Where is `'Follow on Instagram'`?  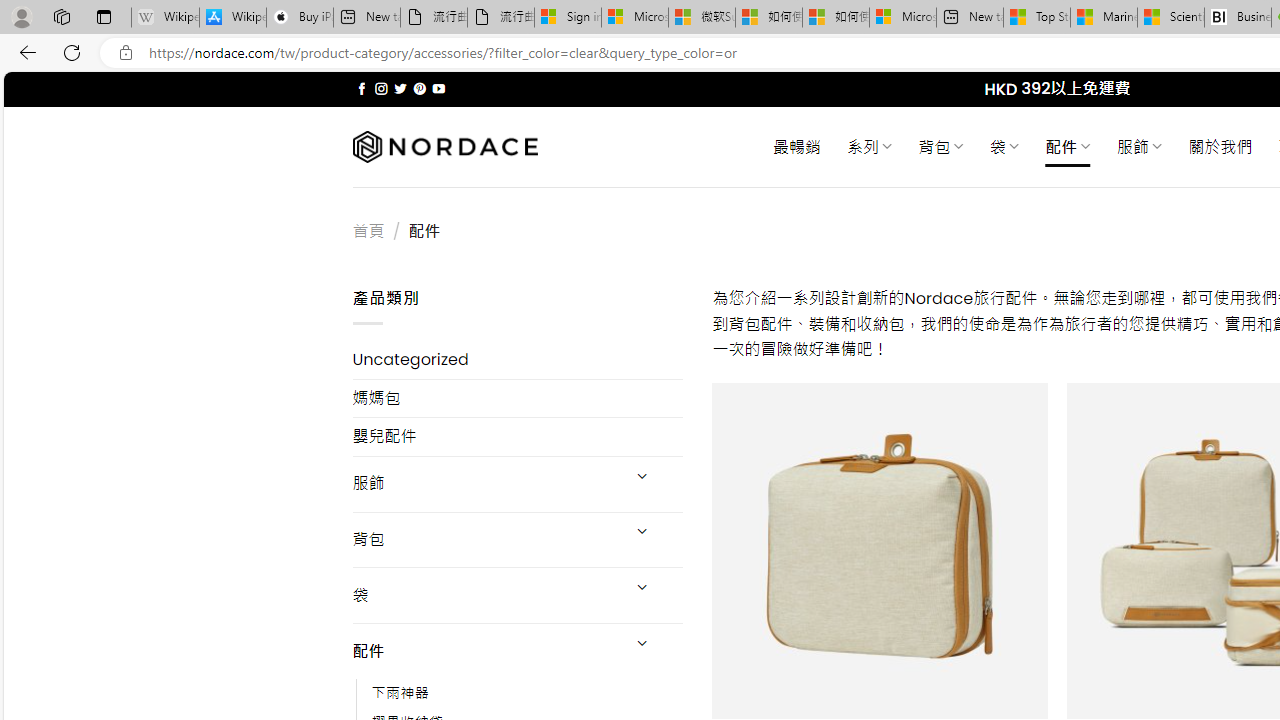 'Follow on Instagram' is located at coordinates (381, 88).